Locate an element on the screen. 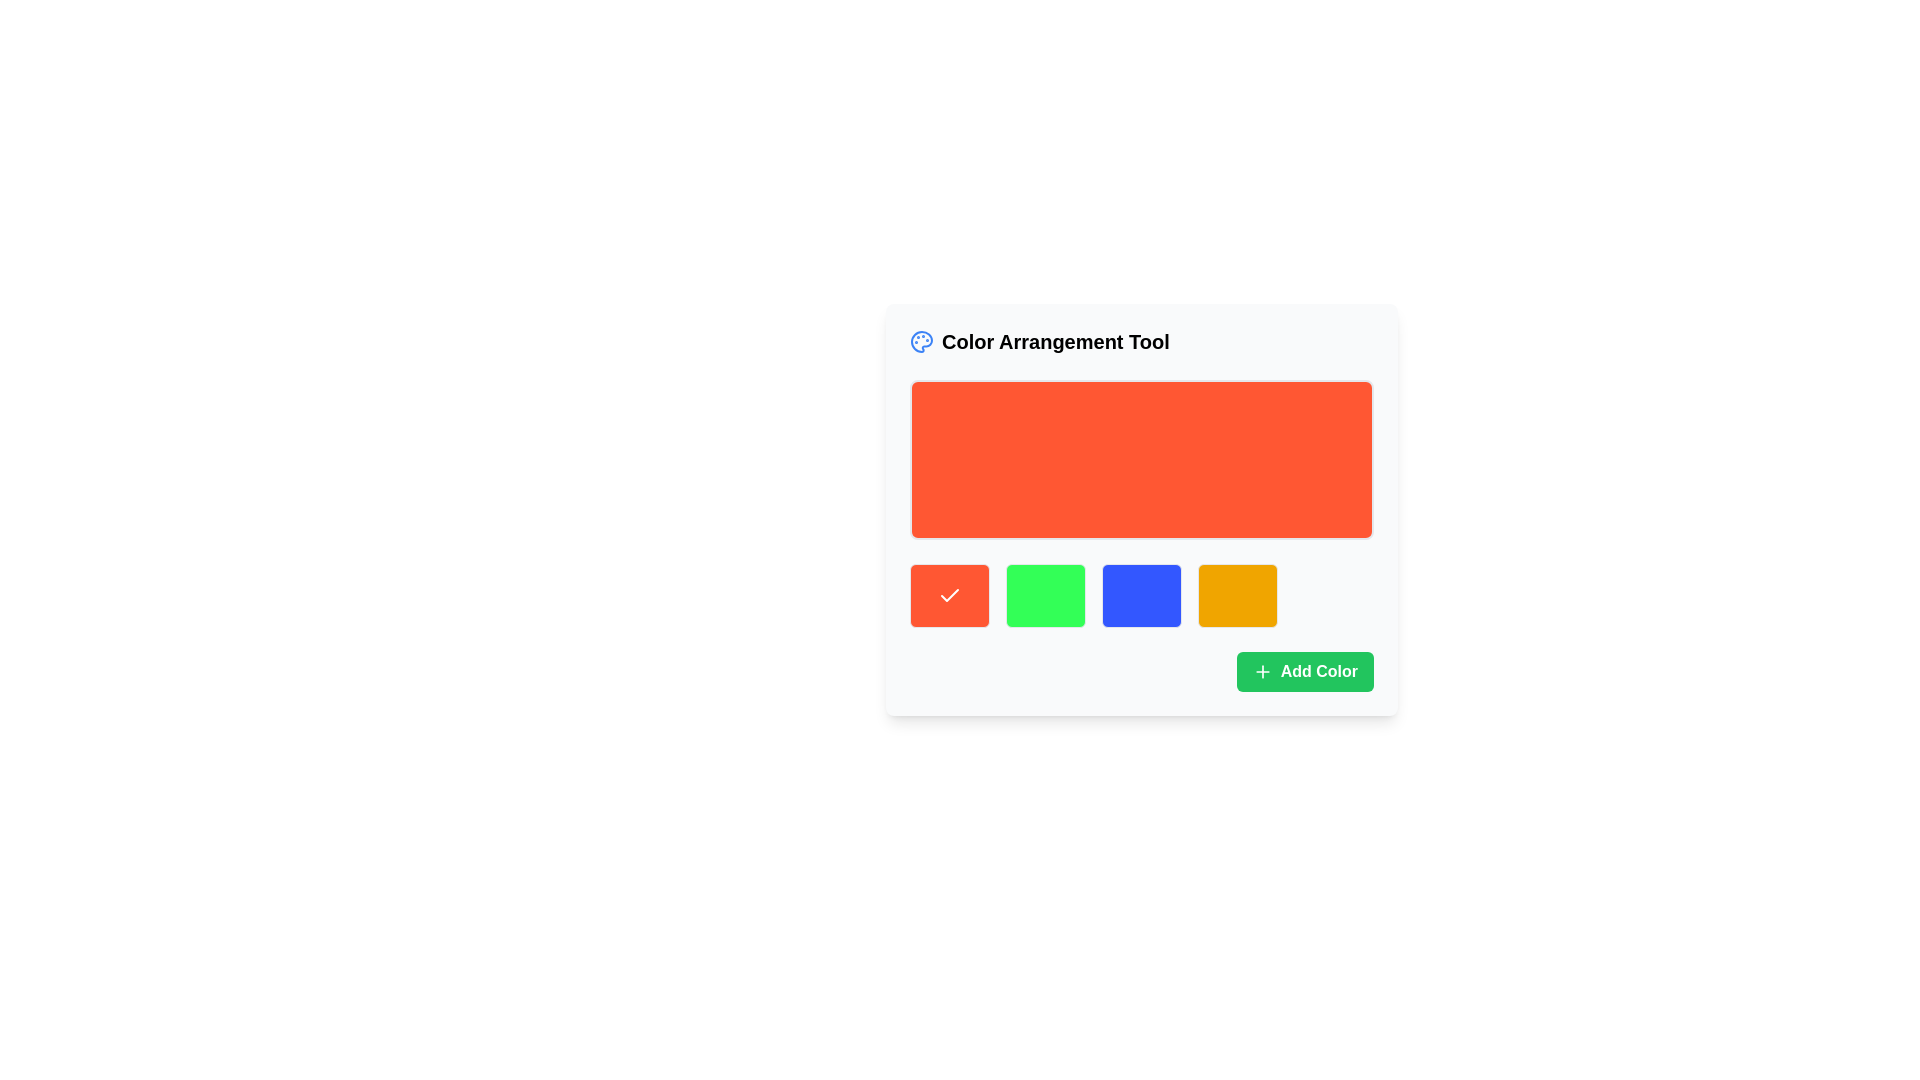  the blue button with rounded corners, which is the third button from the left in a row of five is located at coordinates (1142, 595).